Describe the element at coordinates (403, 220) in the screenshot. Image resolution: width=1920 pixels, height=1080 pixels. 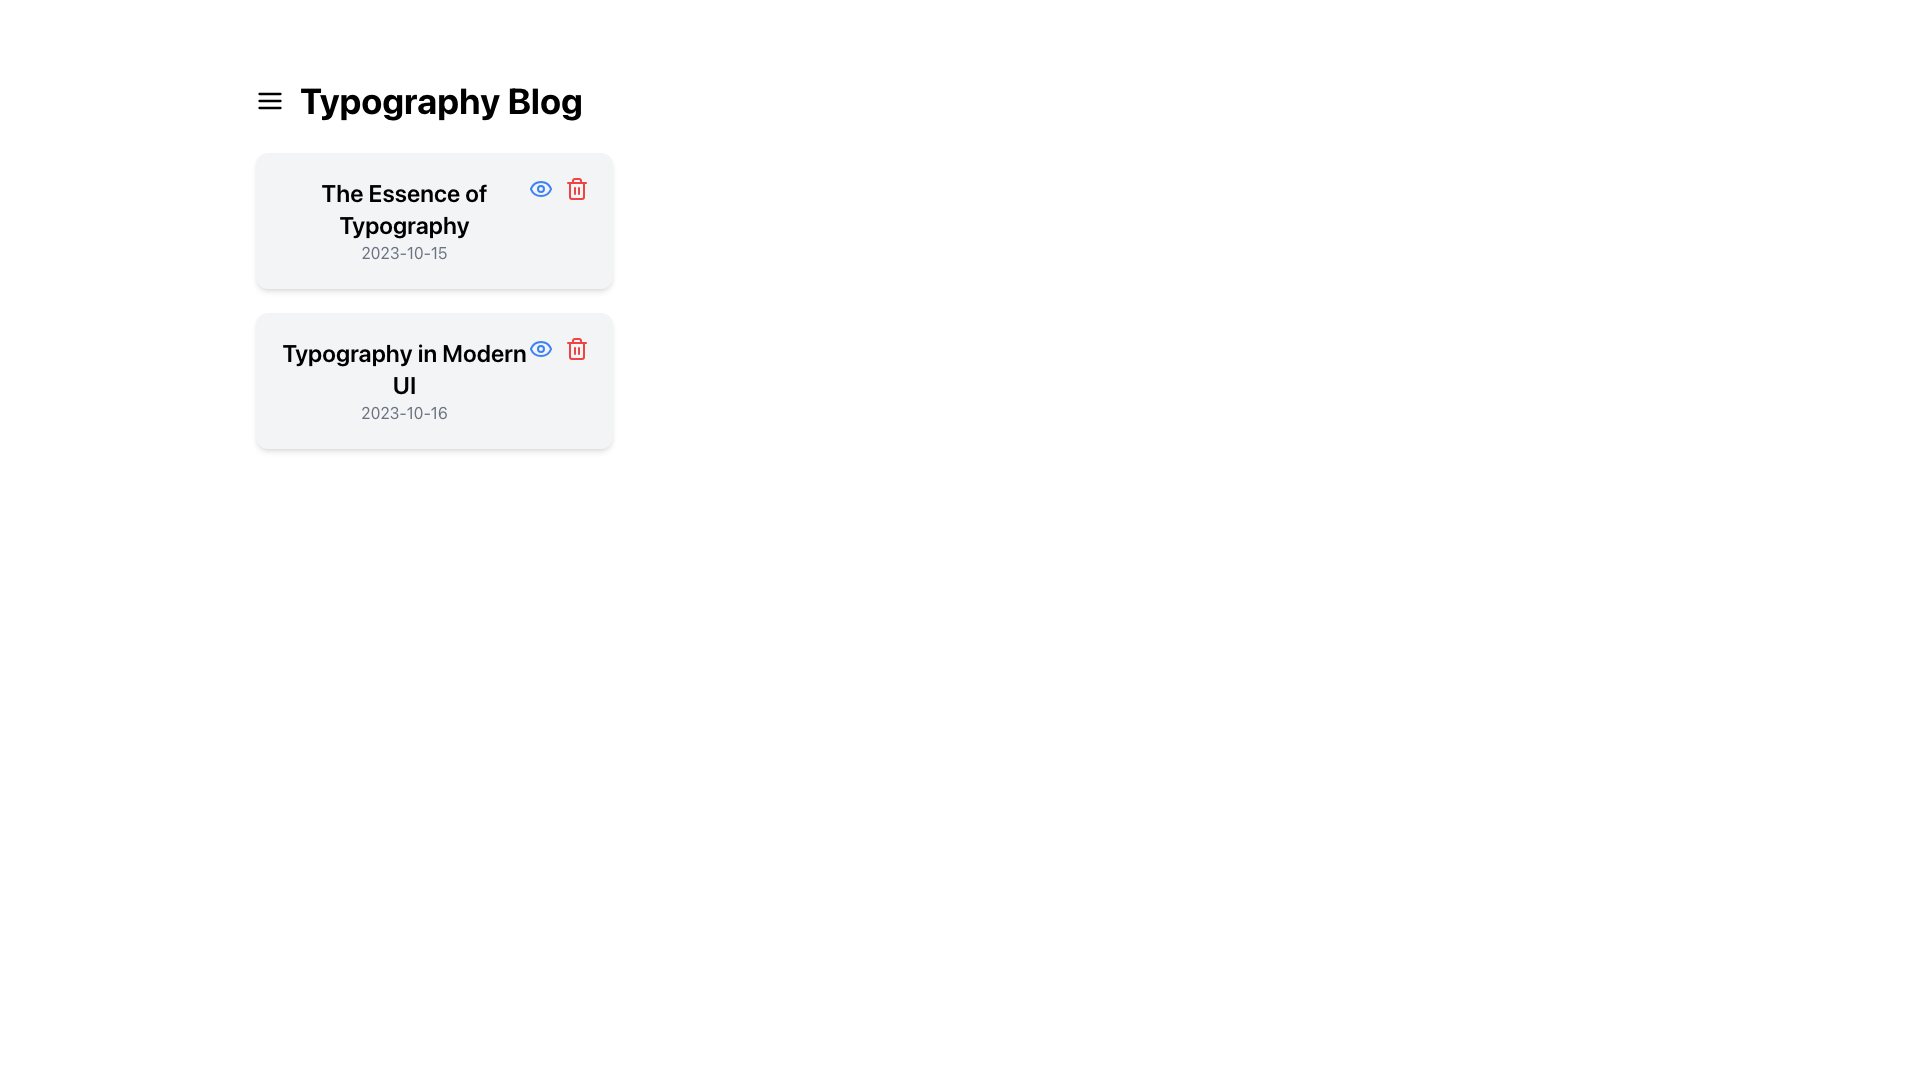
I see `the Text Display element which shows the title 'The Essence of Typography' and the date '2023-10-15', located at the top of the content area in a card-like structure` at that location.